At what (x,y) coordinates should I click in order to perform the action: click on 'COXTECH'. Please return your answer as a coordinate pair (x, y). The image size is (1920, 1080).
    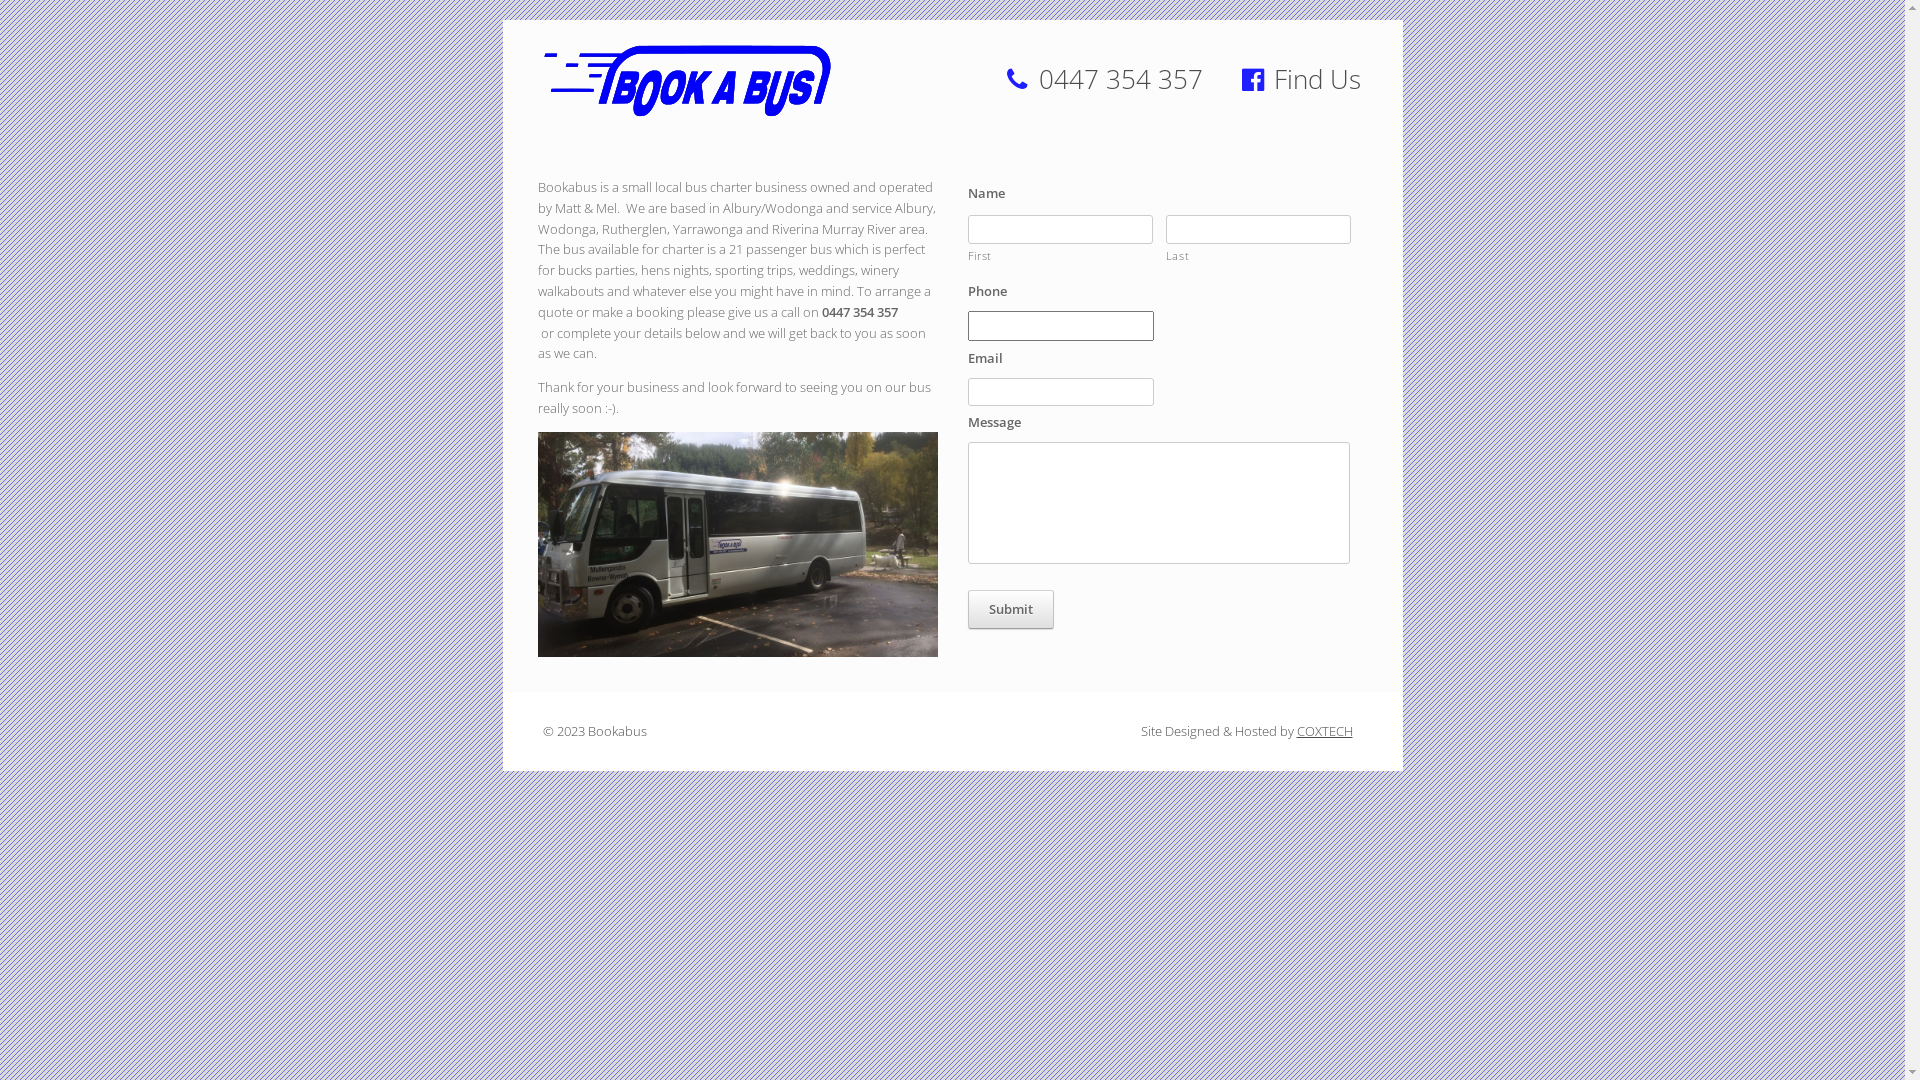
    Looking at the image, I should click on (1324, 731).